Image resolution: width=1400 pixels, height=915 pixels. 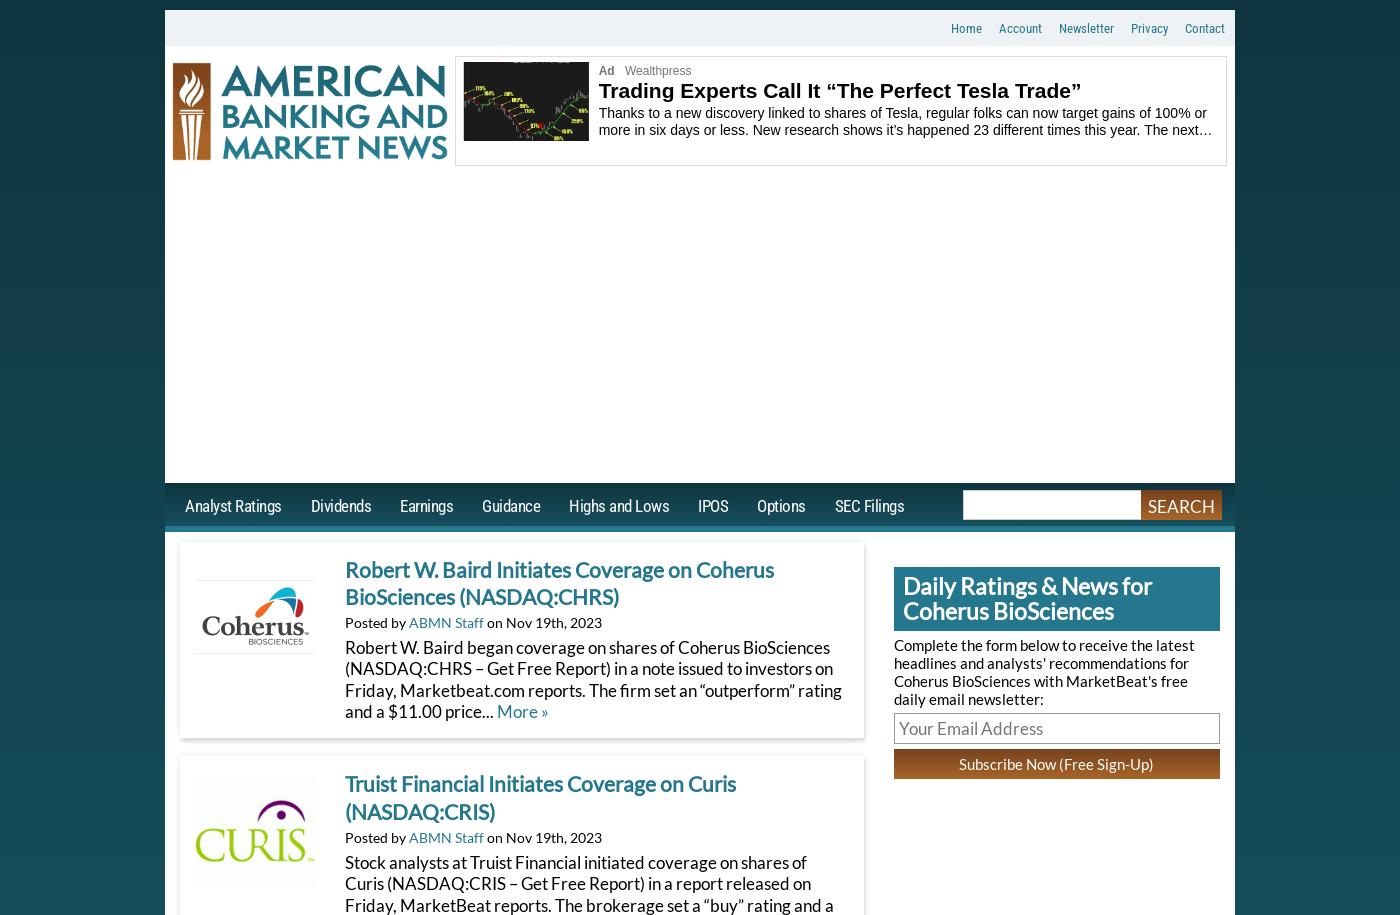 What do you see at coordinates (1131, 28) in the screenshot?
I see `'Privacy'` at bounding box center [1131, 28].